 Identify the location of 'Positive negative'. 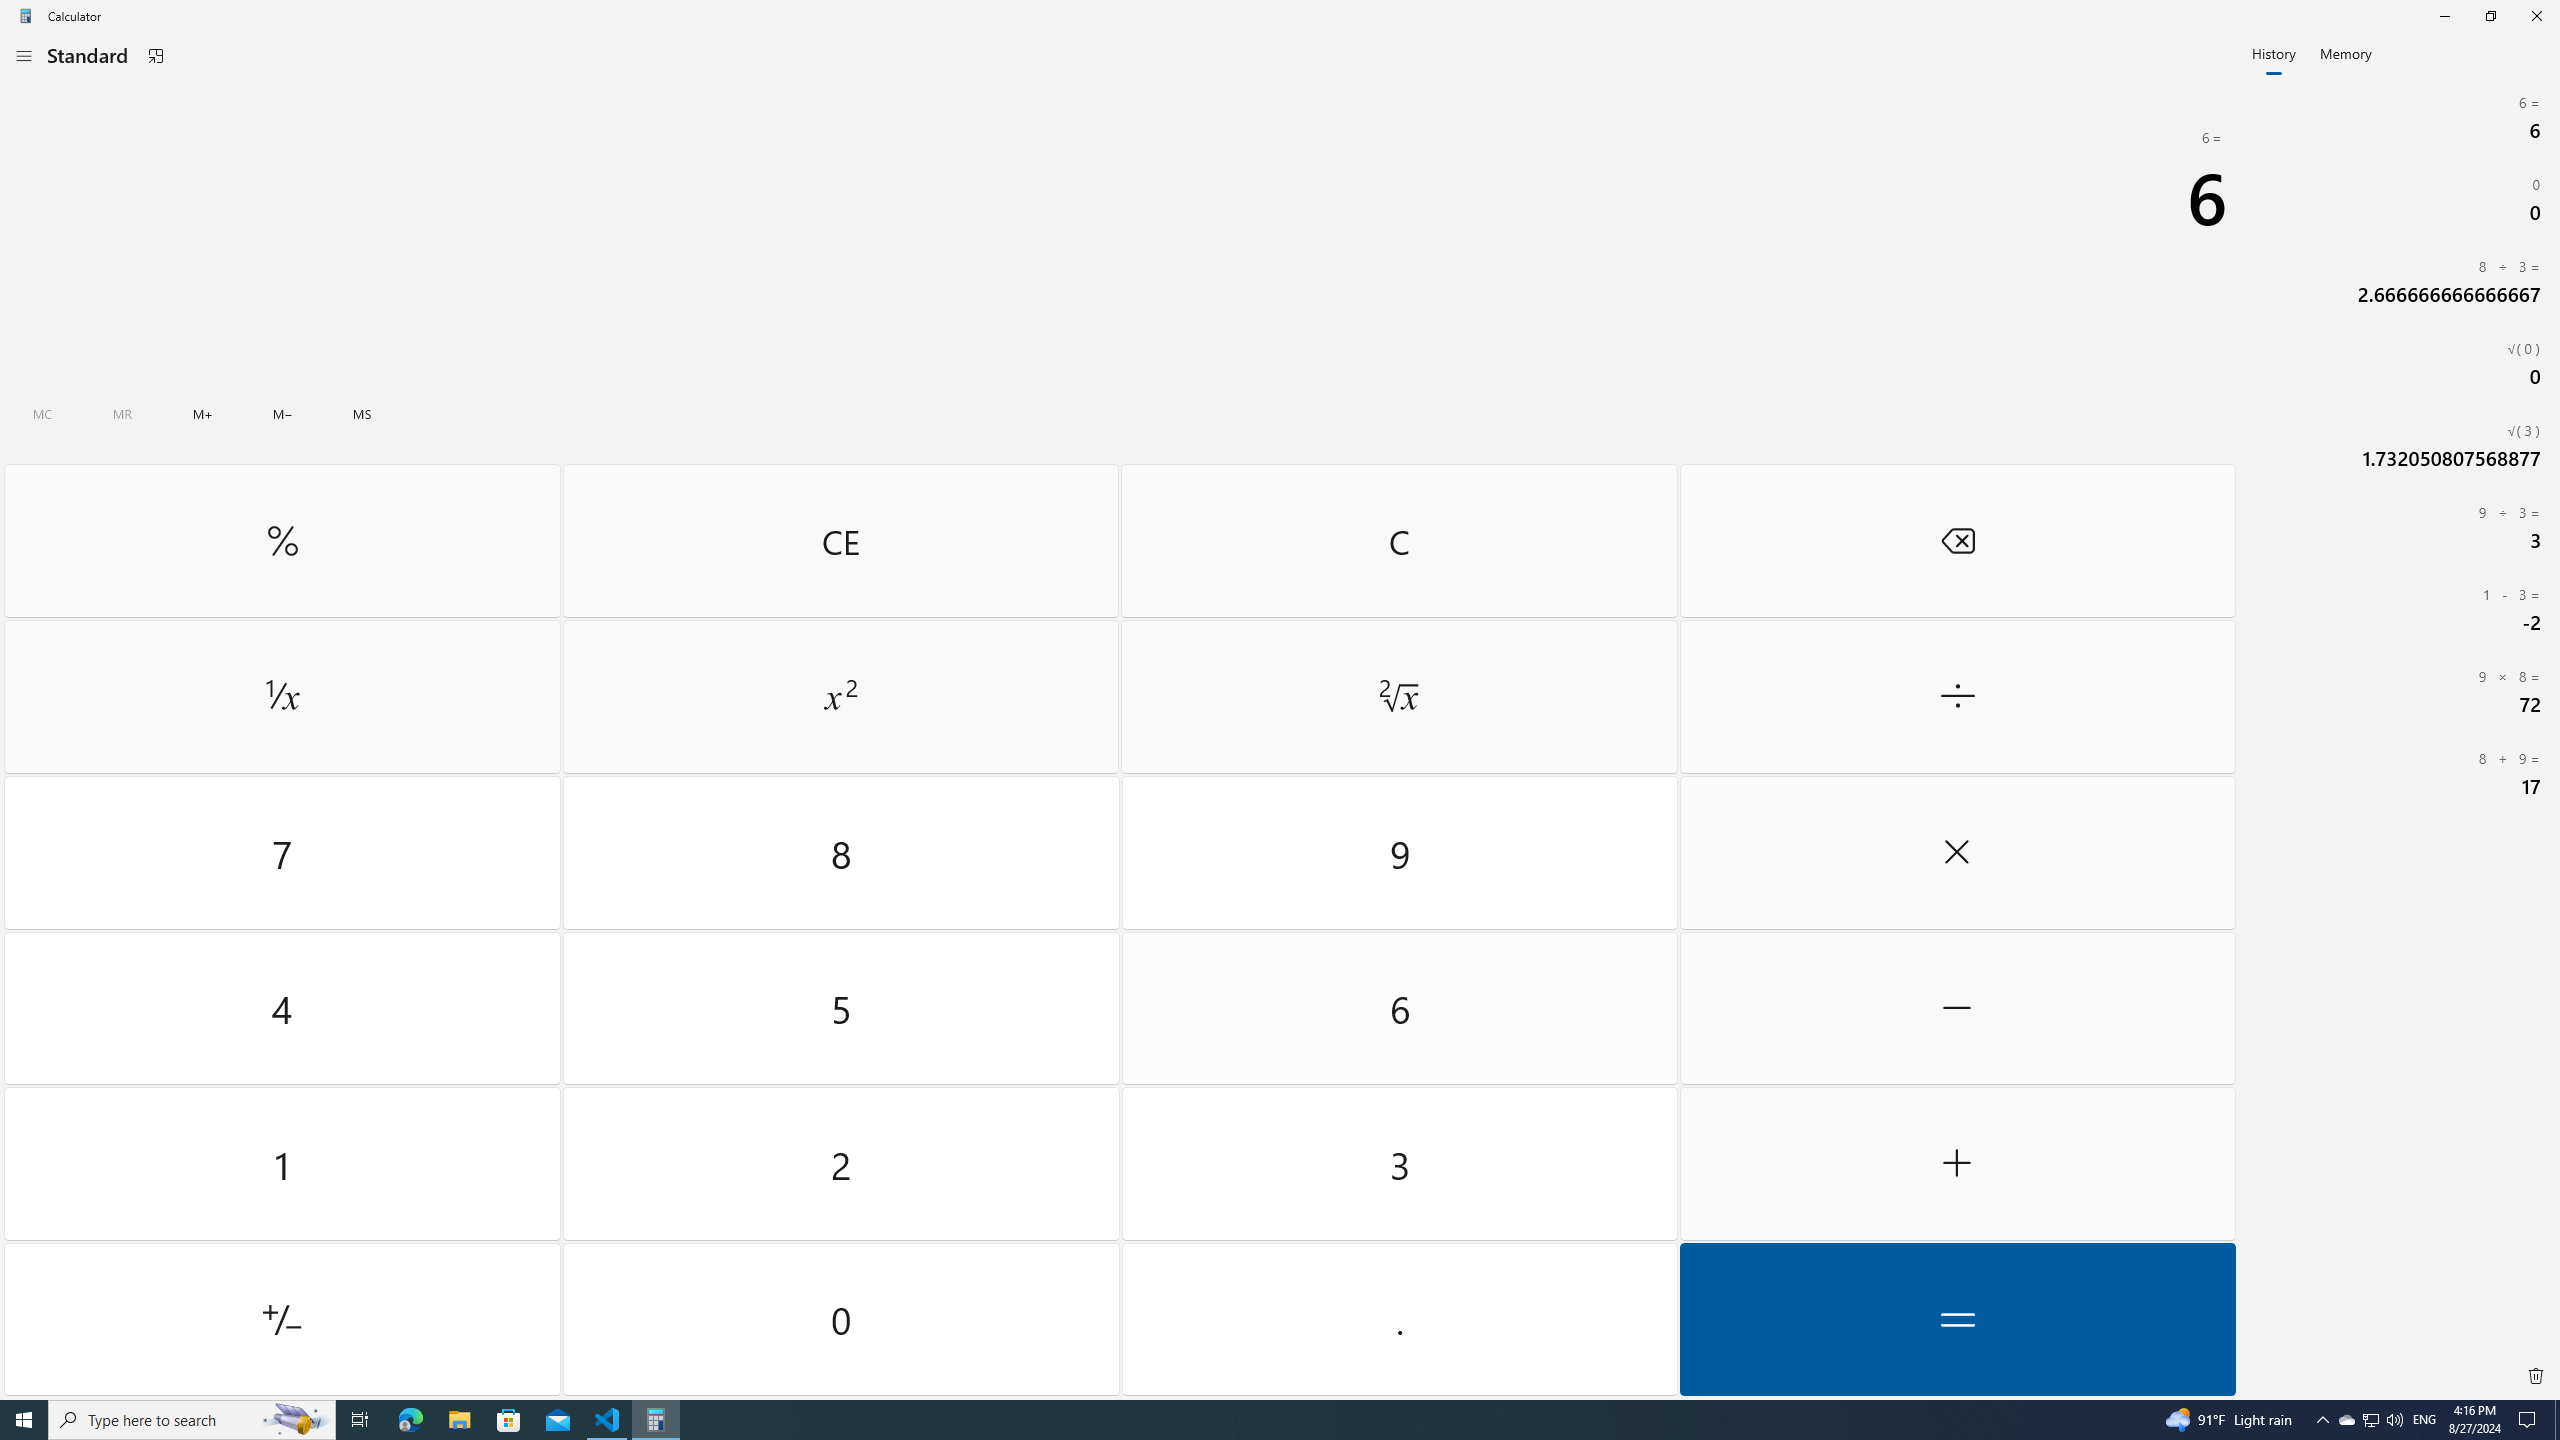
(281, 1318).